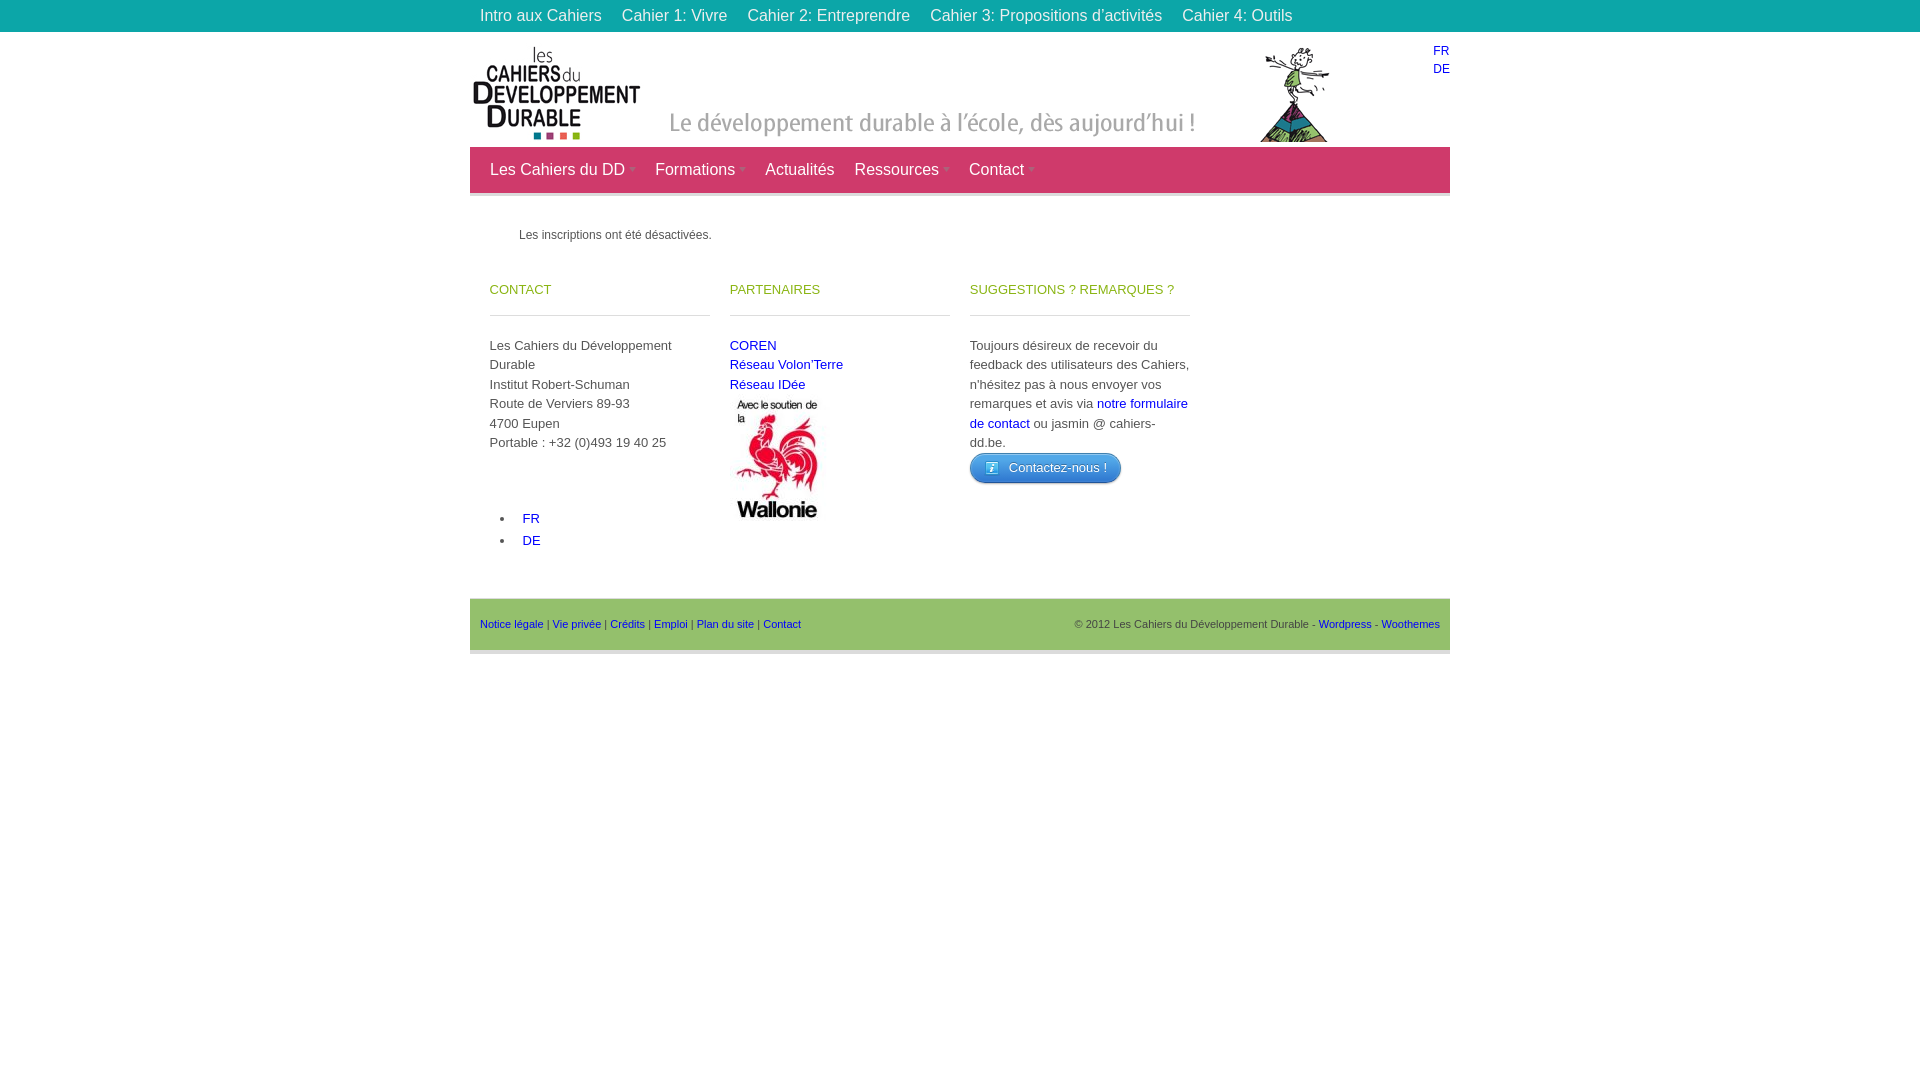 The height and width of the screenshot is (1080, 1920). I want to click on 'Cahier 4: Outils', so click(1171, 15).